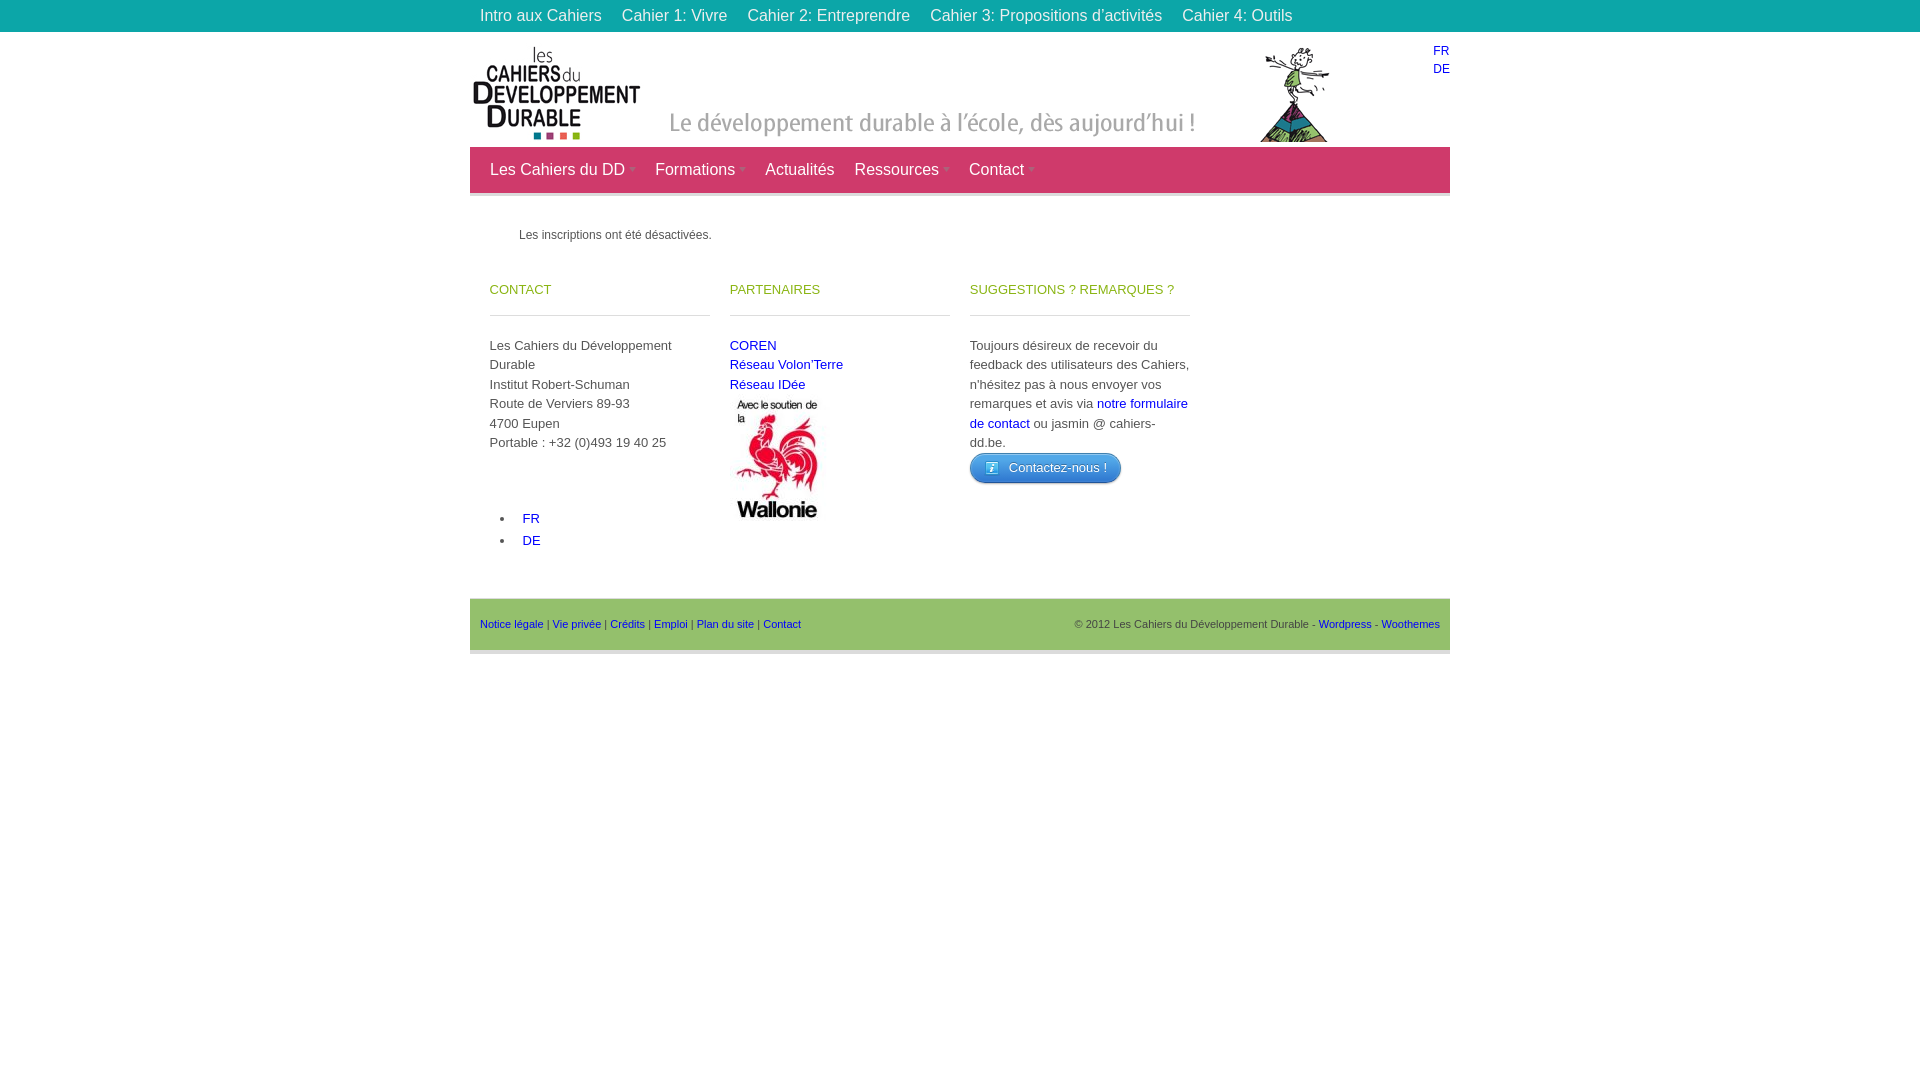 The height and width of the screenshot is (1080, 1920). I want to click on 'Cahier 4: Outils', so click(1171, 15).